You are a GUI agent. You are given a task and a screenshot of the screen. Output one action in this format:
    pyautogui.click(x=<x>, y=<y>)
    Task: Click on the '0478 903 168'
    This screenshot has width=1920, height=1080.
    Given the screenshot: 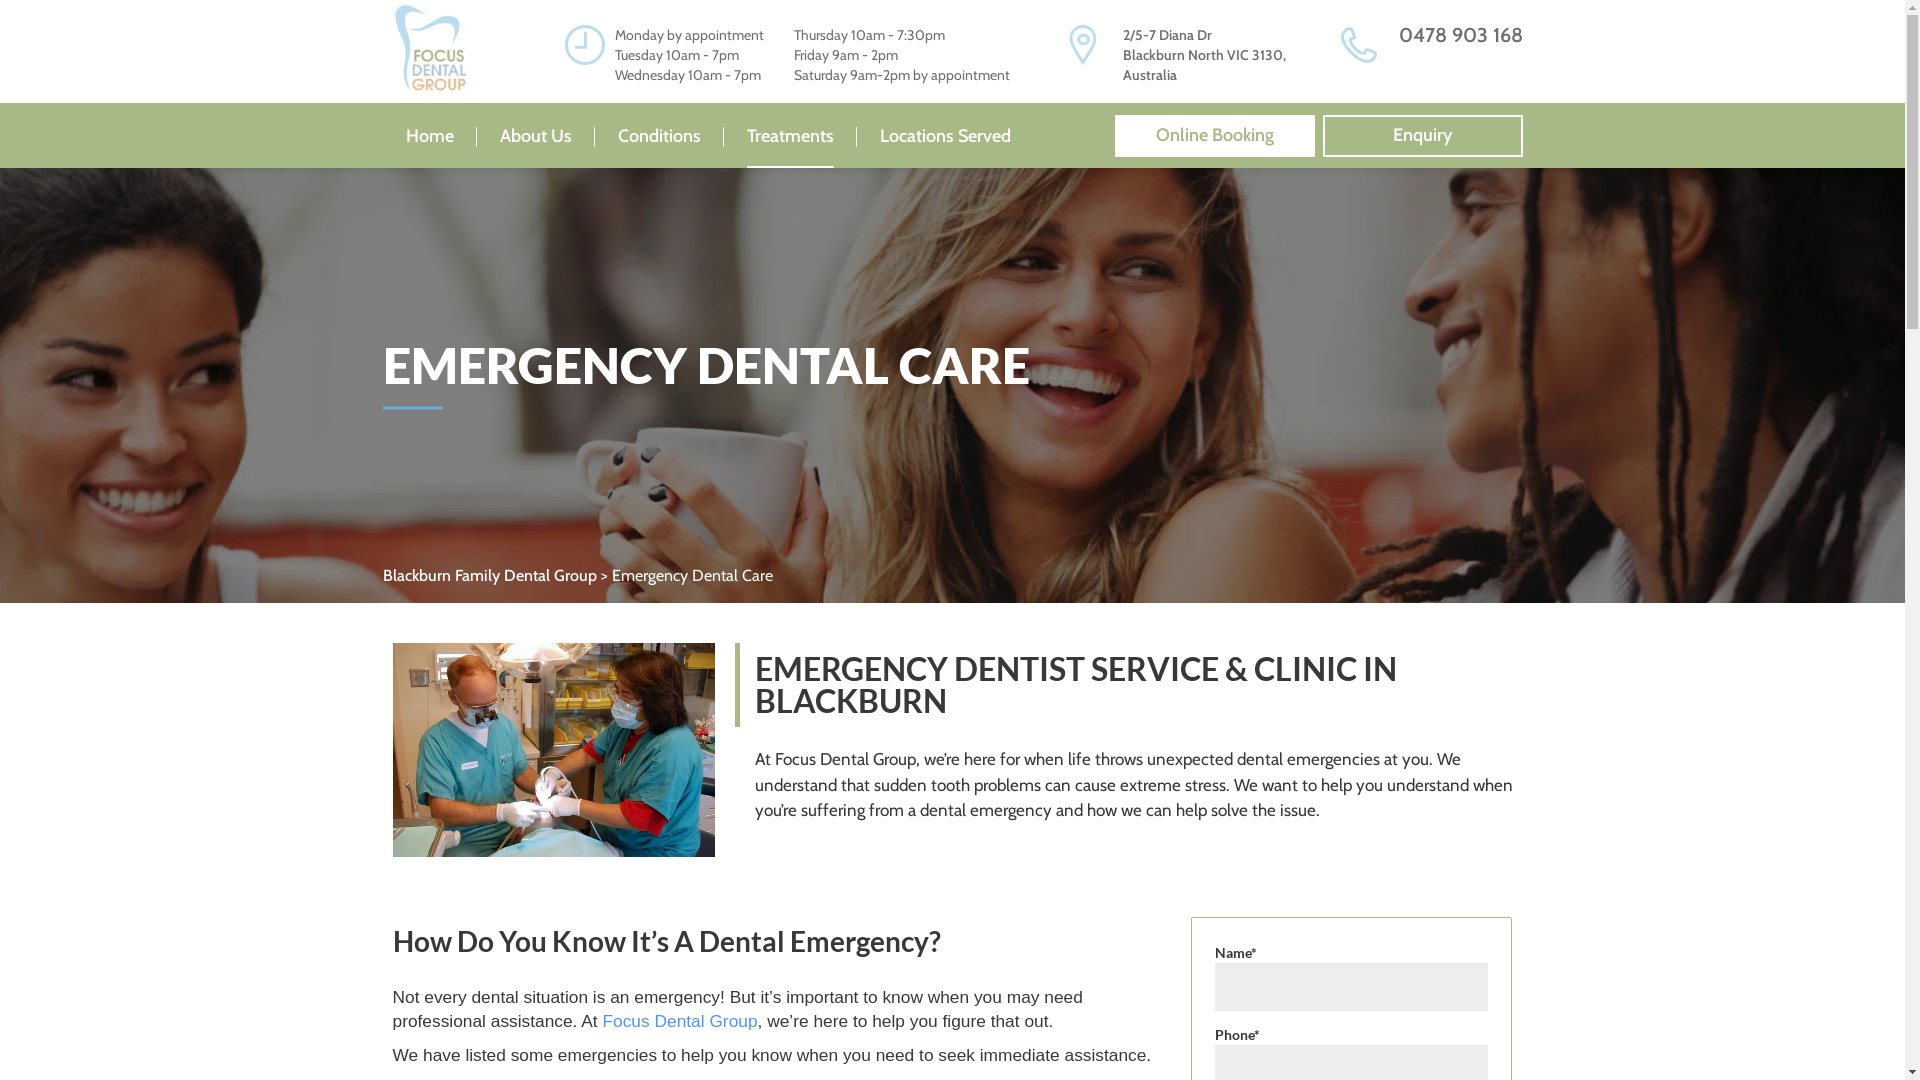 What is the action you would take?
    pyautogui.click(x=1459, y=34)
    